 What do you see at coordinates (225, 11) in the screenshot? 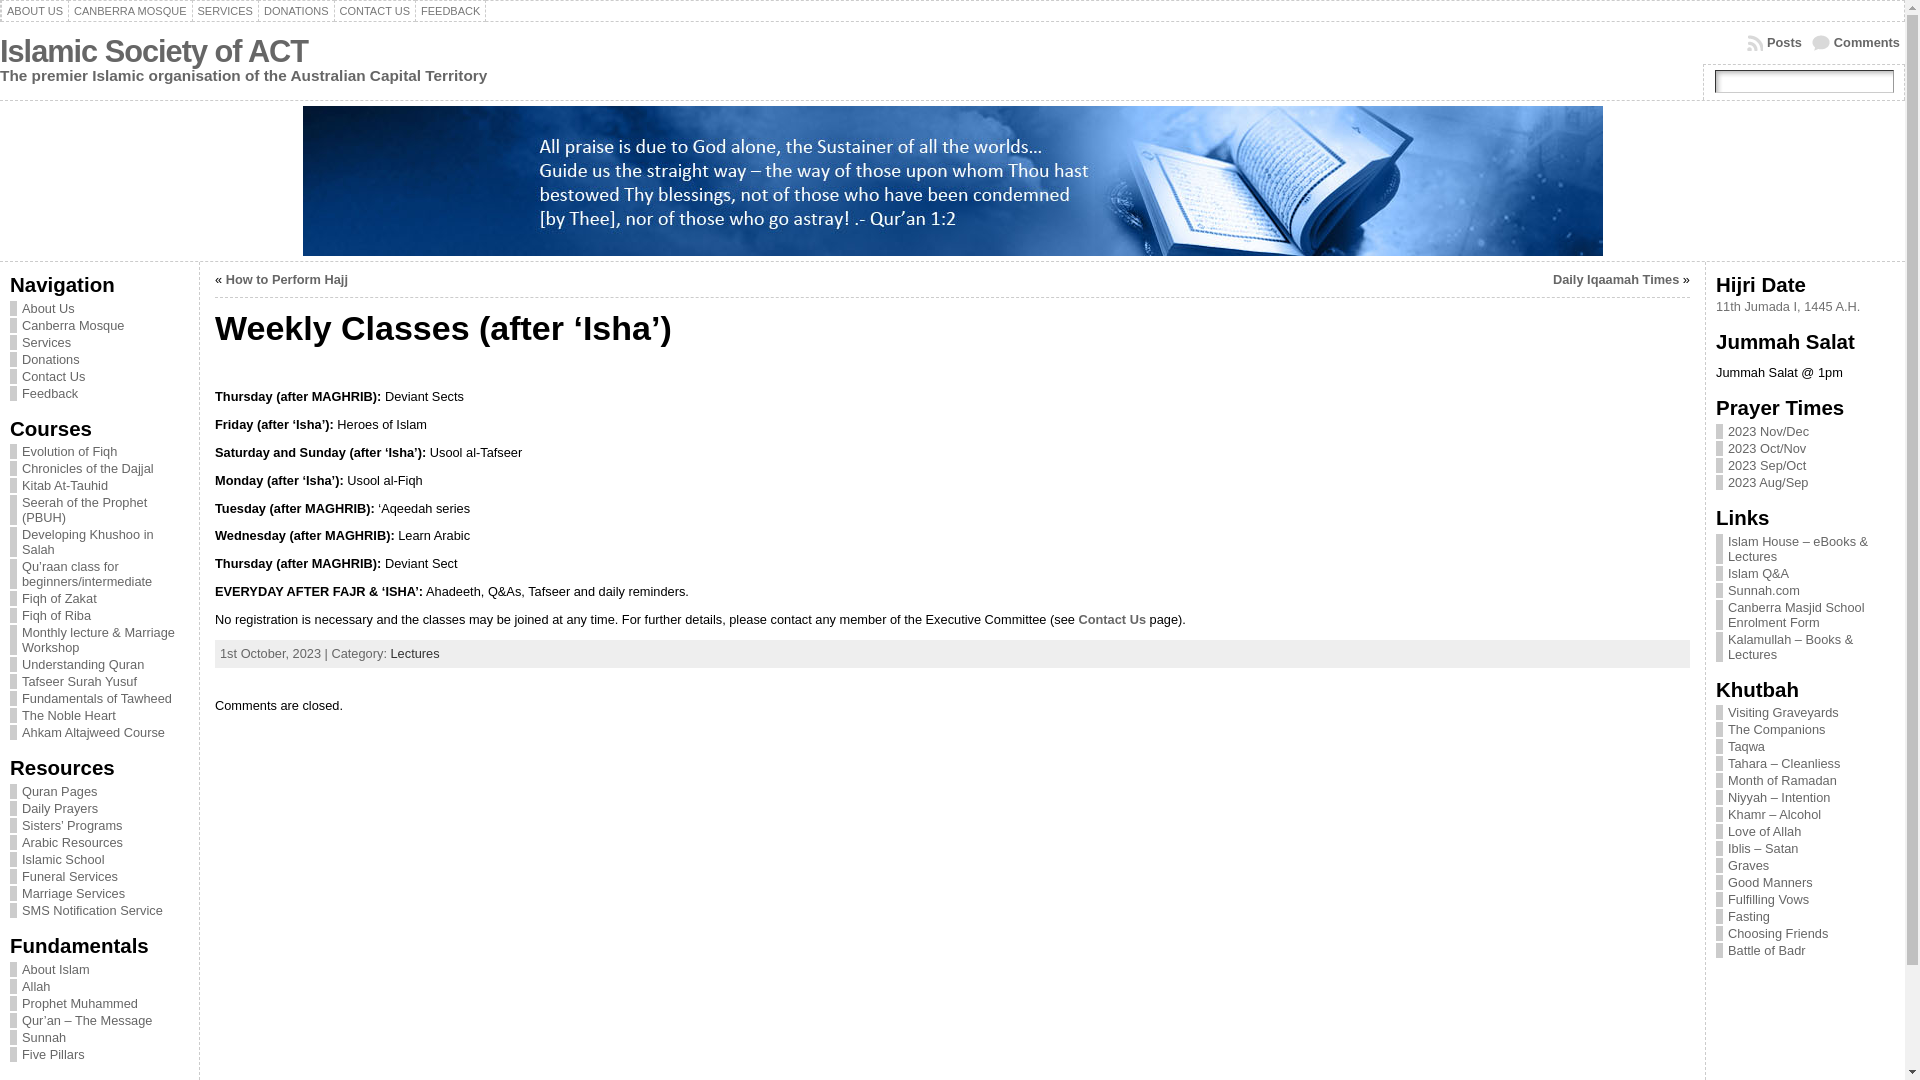
I see `'SERVICES'` at bounding box center [225, 11].